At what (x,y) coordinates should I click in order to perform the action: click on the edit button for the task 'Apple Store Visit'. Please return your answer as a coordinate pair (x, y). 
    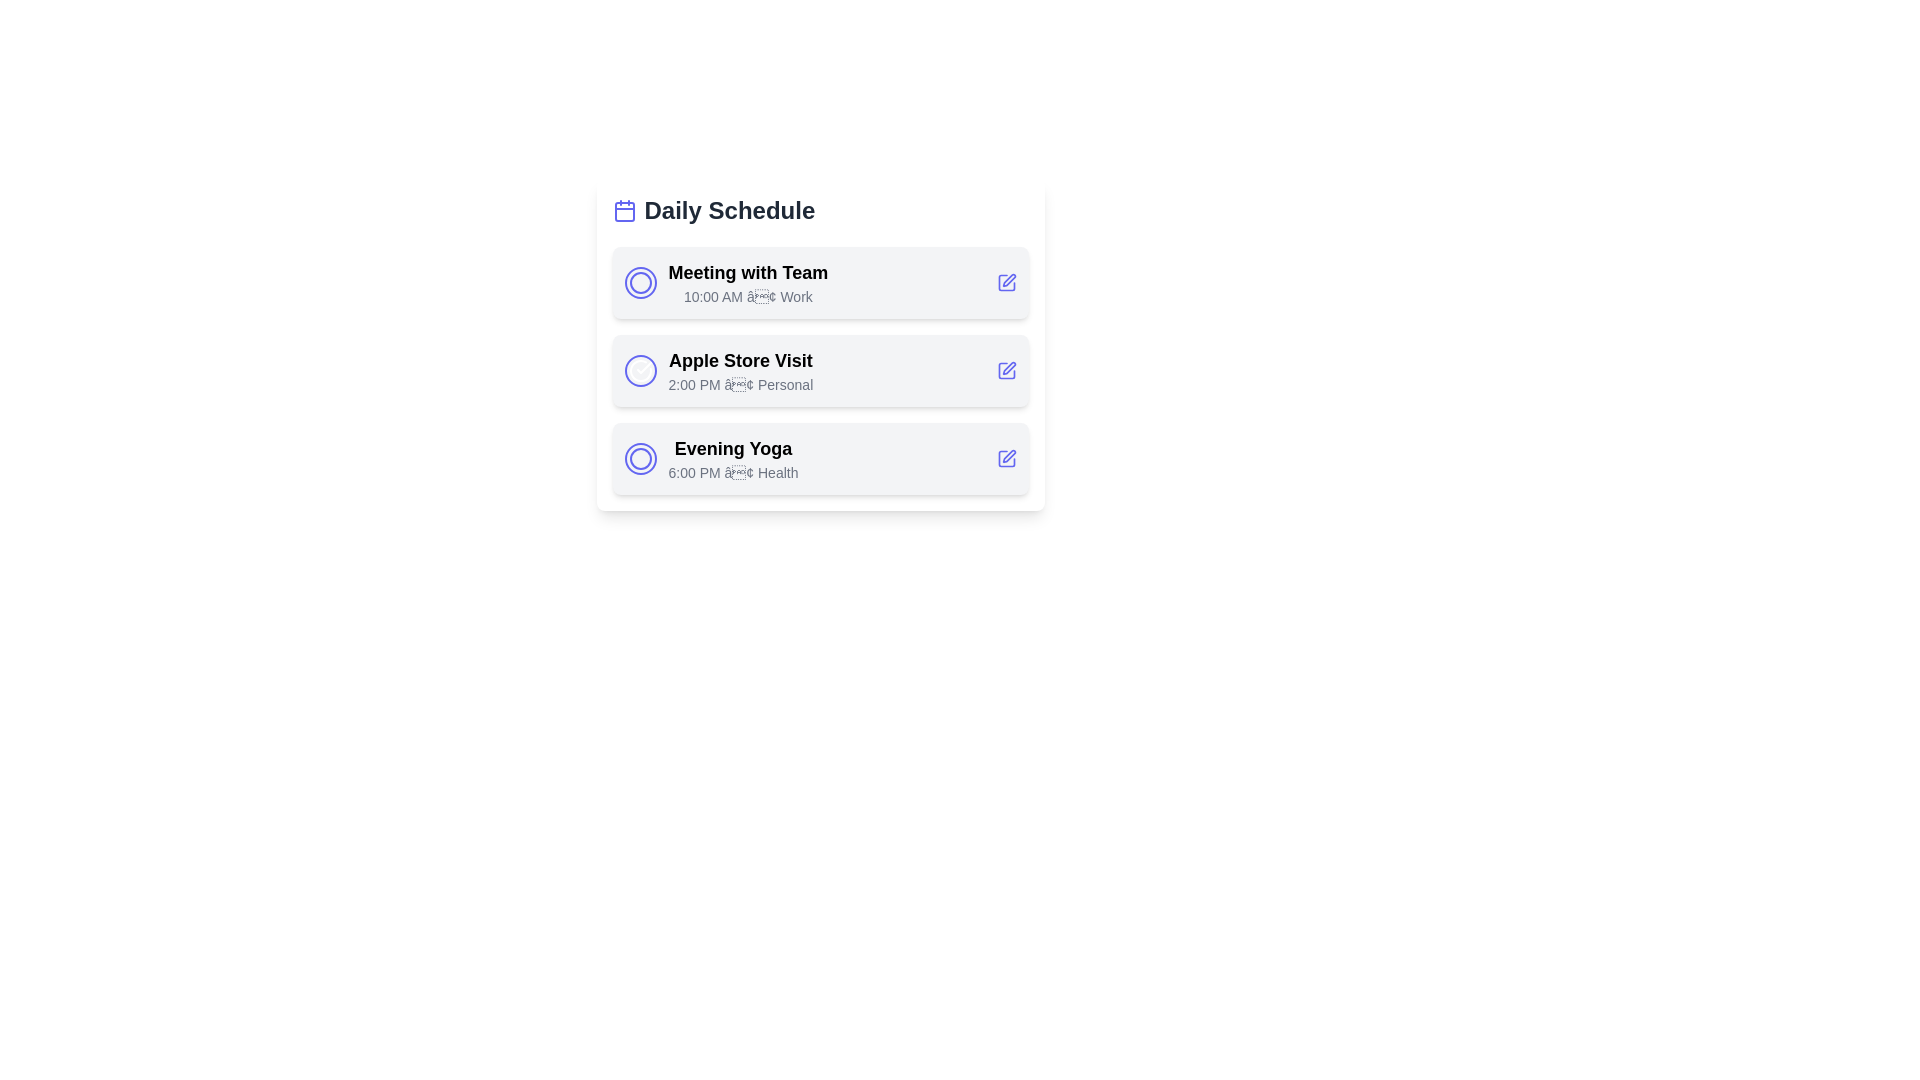
    Looking at the image, I should click on (1006, 370).